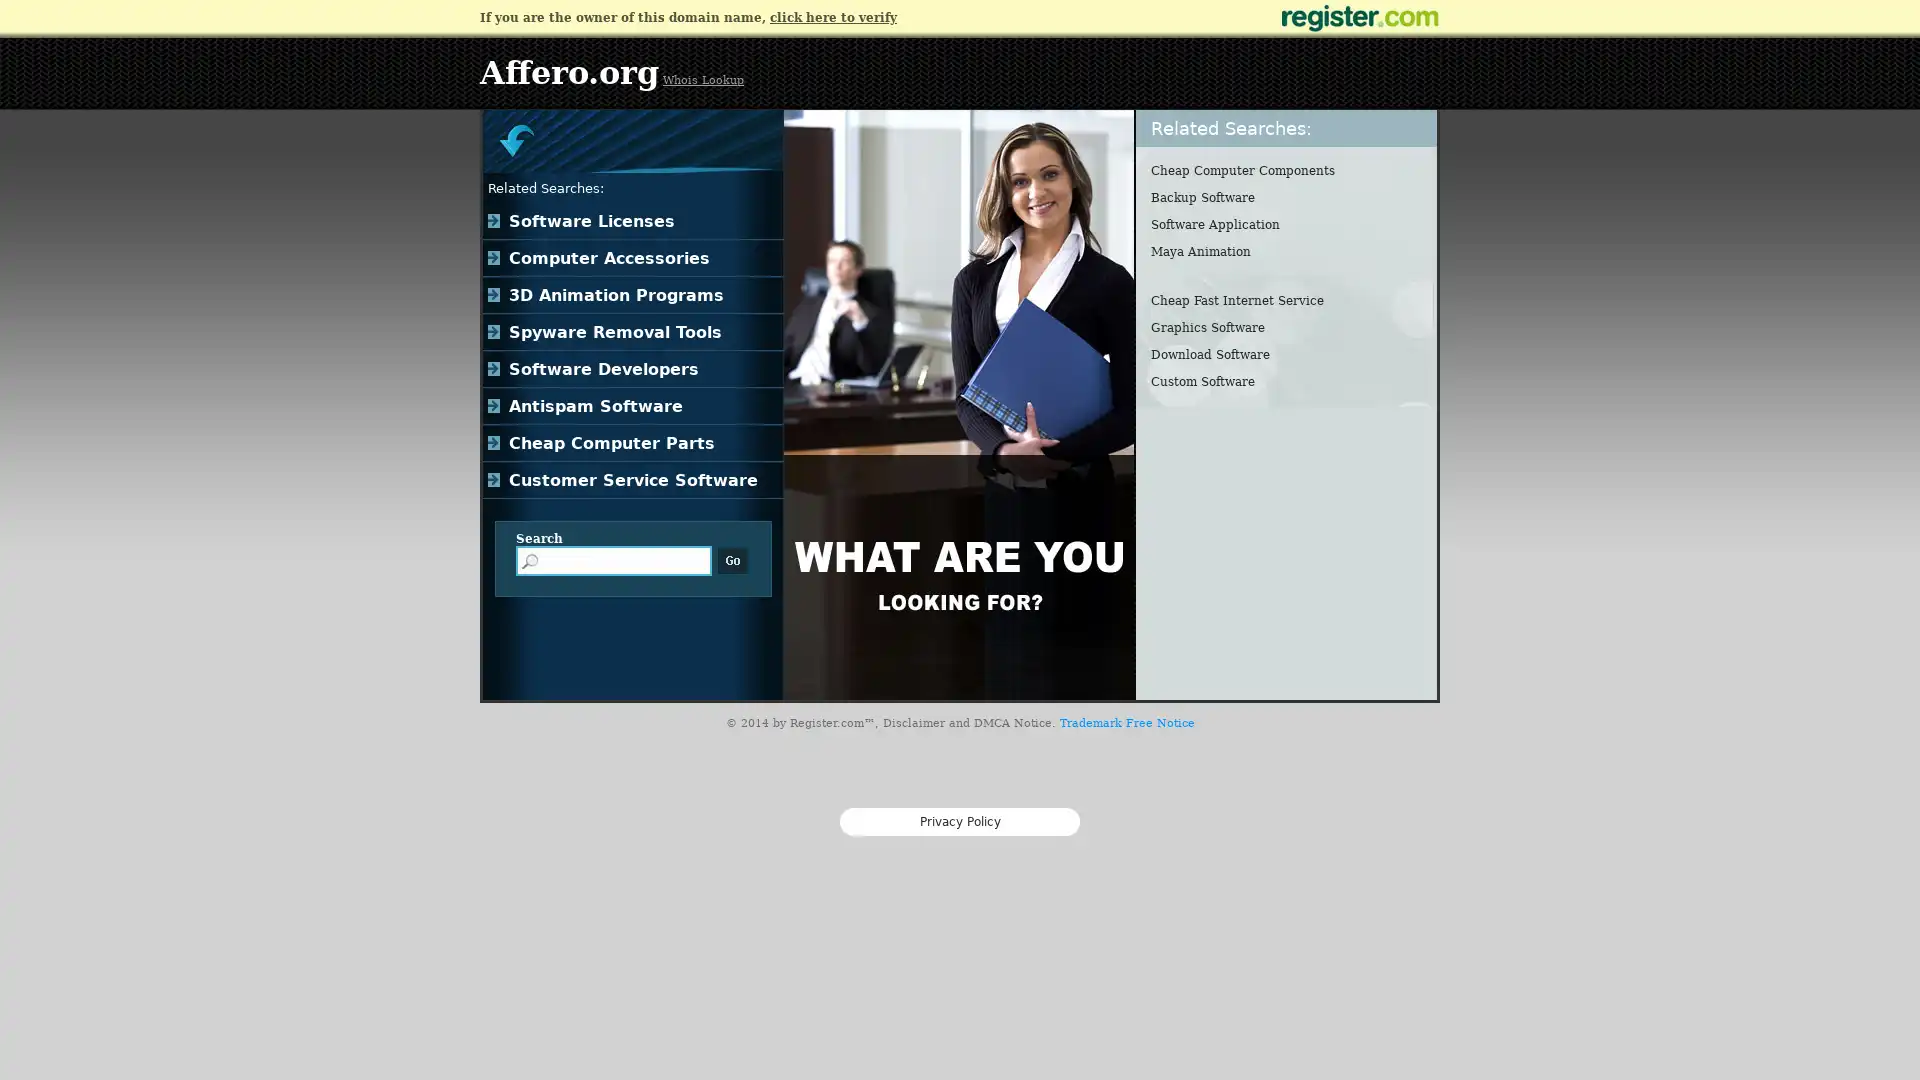 Image resolution: width=1920 pixels, height=1080 pixels. What do you see at coordinates (732, 560) in the screenshot?
I see `Go` at bounding box center [732, 560].